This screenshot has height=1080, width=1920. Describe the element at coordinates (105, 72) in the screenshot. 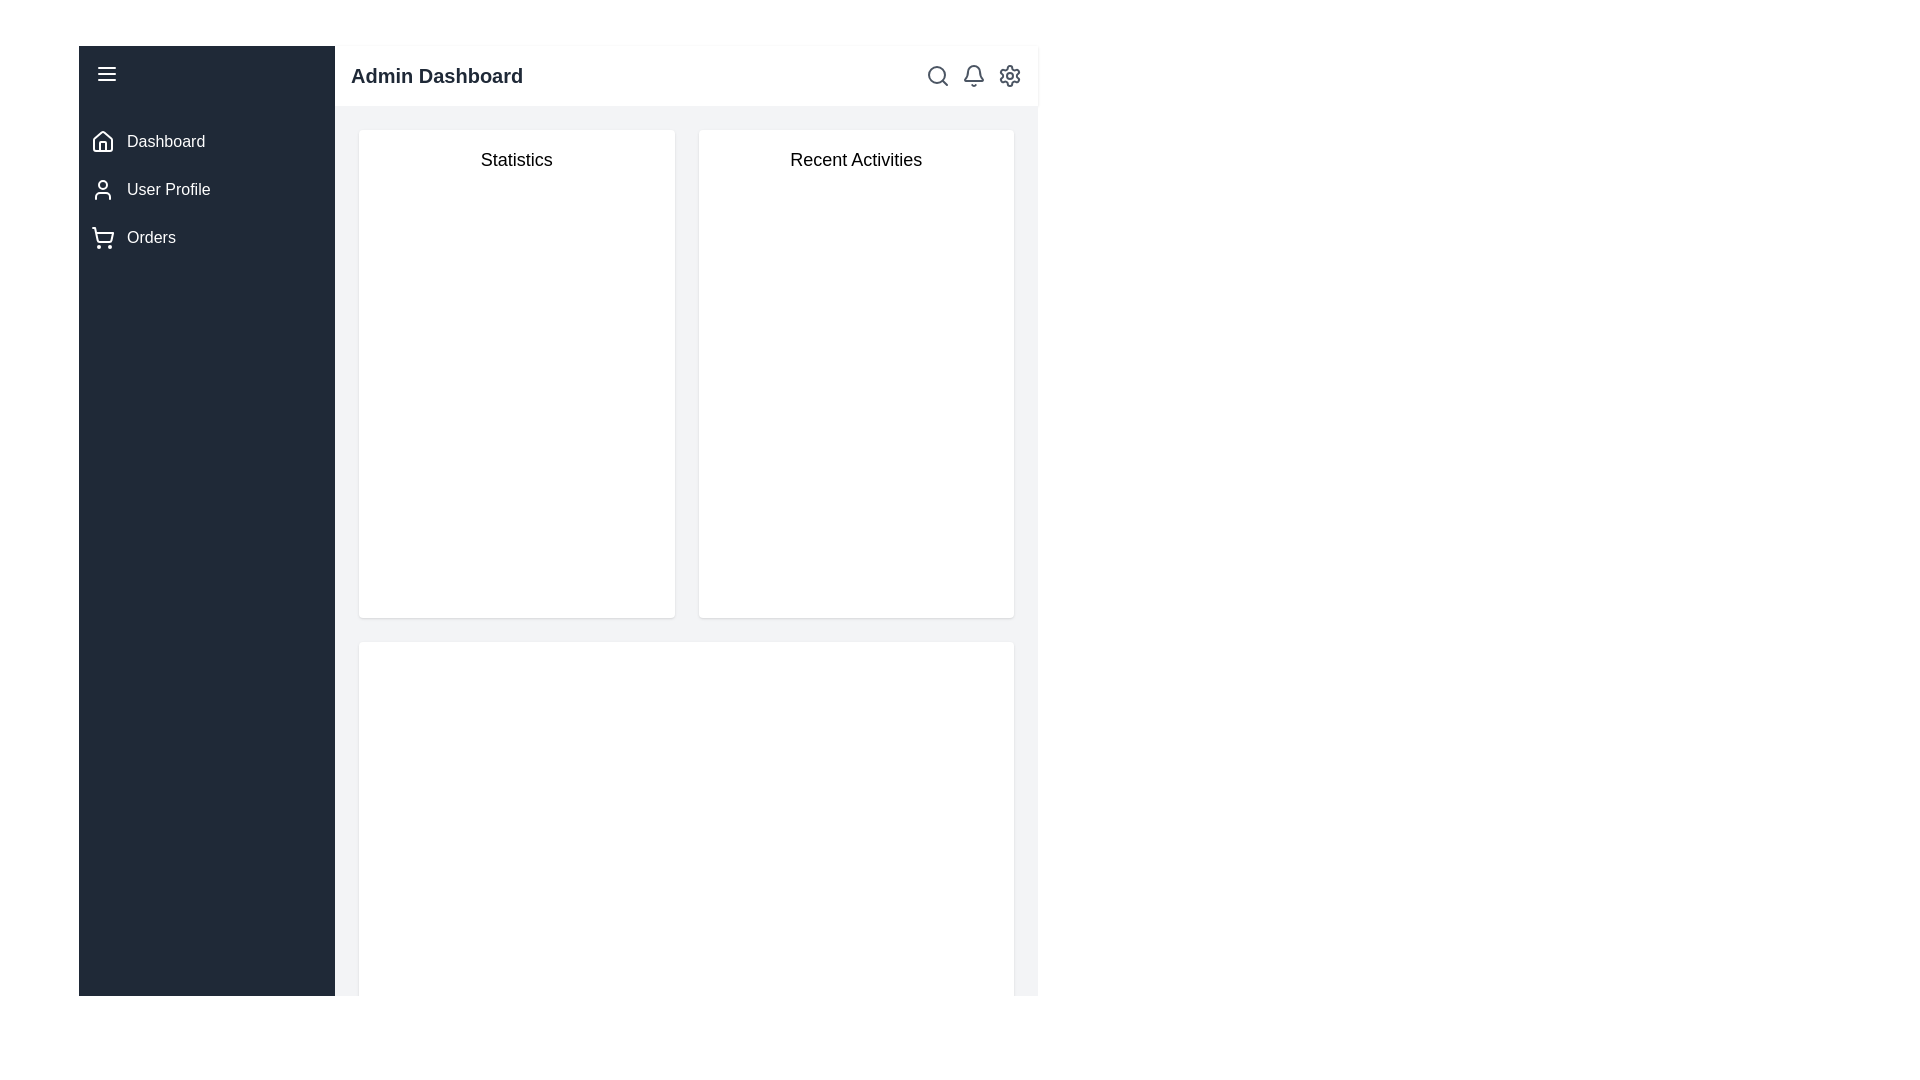

I see `the hamburger menu icon consisting of three horizontal lines` at that location.